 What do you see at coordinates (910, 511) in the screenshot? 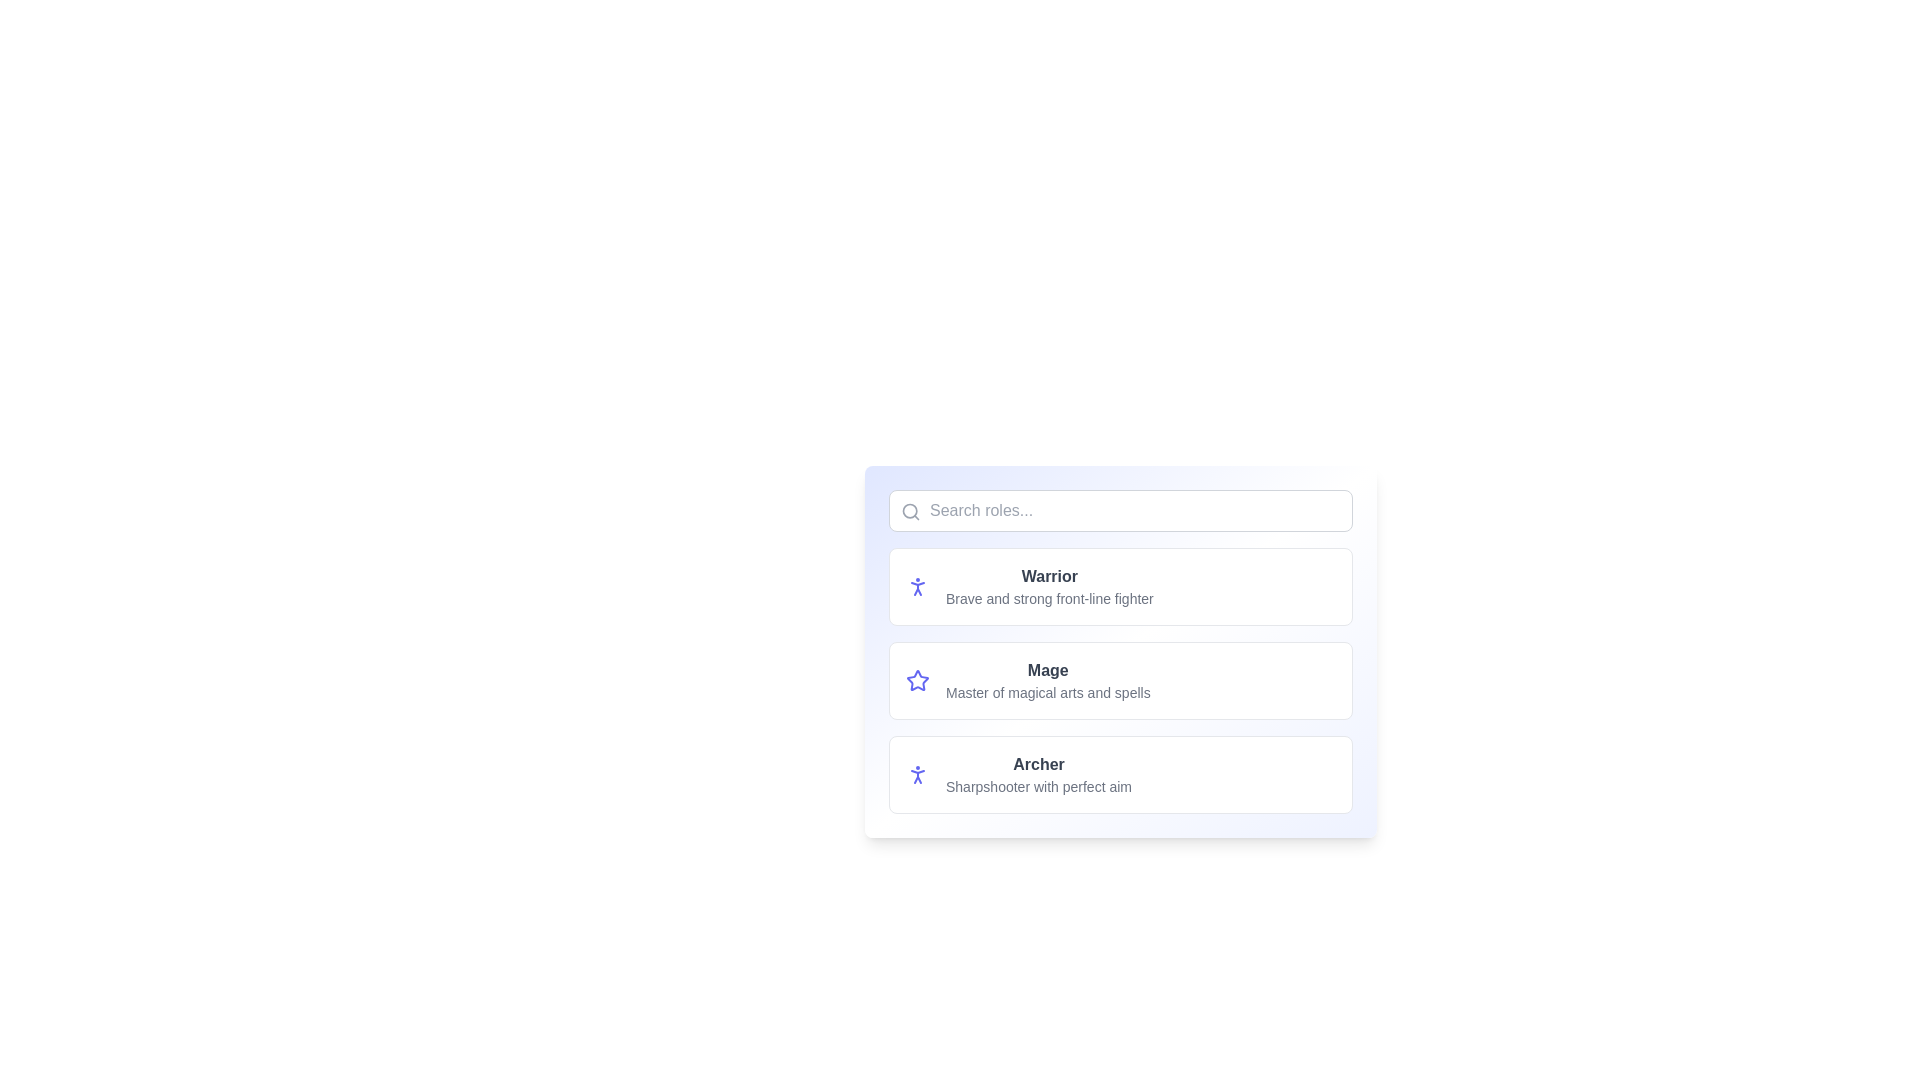
I see `the search icon, which is positioned in the top-left corner of the search input field, slightly inset towards the left and top edges` at bounding box center [910, 511].